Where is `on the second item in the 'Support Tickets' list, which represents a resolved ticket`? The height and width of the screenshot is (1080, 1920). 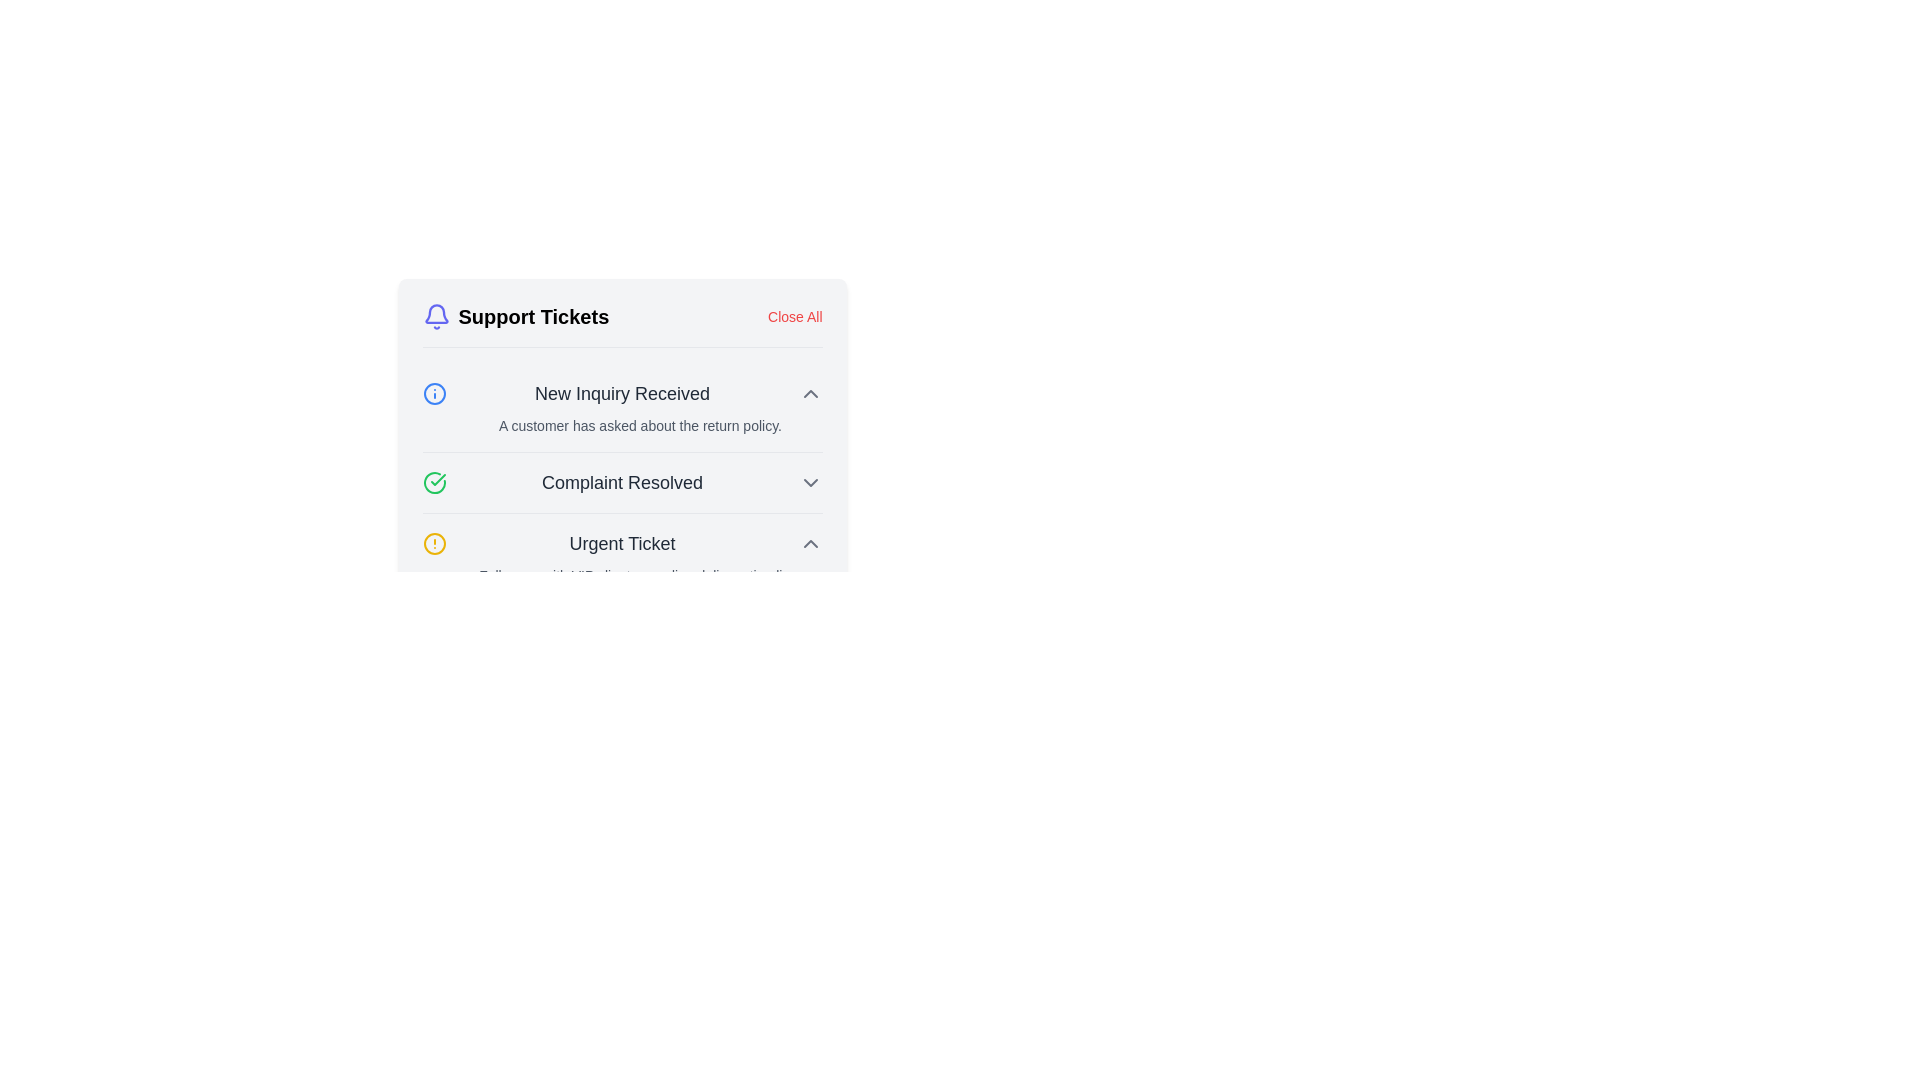
on the second item in the 'Support Tickets' list, which represents a resolved ticket is located at coordinates (621, 482).